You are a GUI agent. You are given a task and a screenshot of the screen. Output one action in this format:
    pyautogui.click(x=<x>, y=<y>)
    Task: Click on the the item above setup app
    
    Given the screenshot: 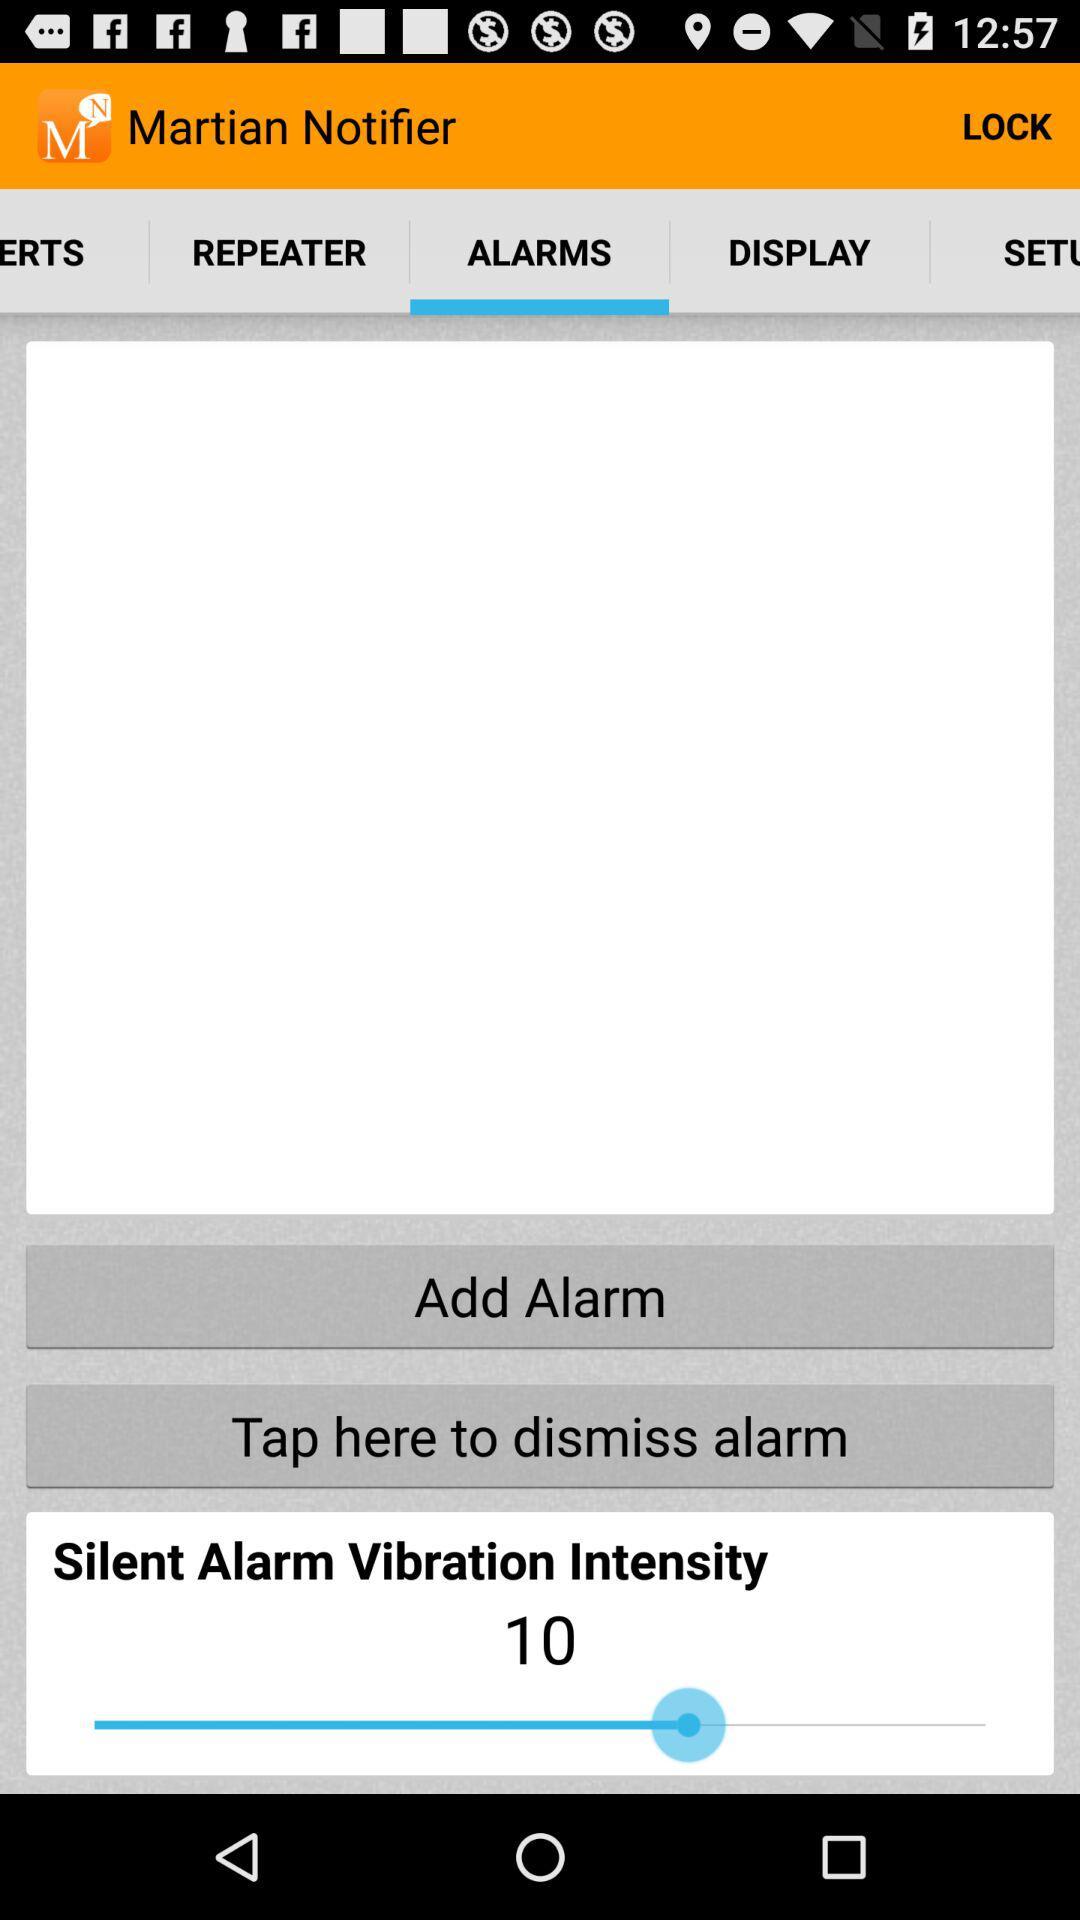 What is the action you would take?
    pyautogui.click(x=1006, y=124)
    